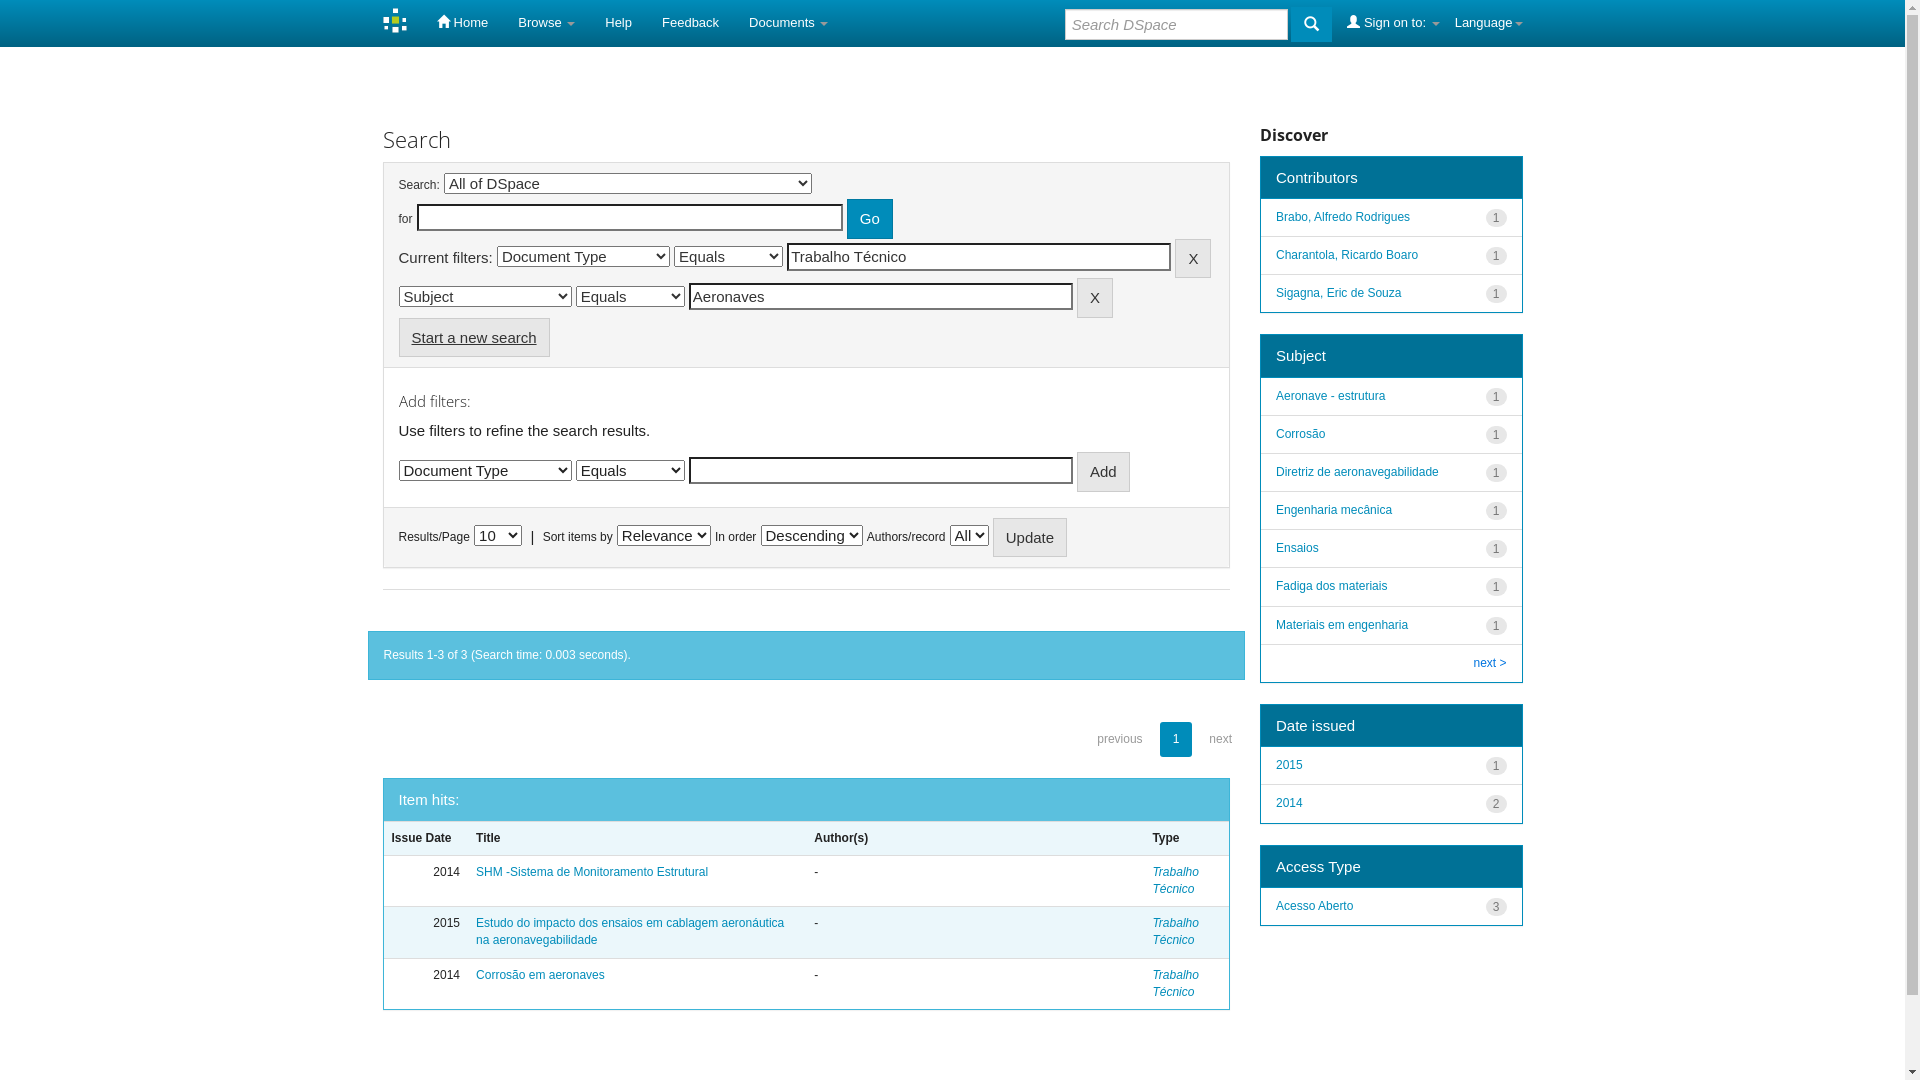 This screenshot has height=1080, width=1920. I want to click on '2014', so click(1289, 801).